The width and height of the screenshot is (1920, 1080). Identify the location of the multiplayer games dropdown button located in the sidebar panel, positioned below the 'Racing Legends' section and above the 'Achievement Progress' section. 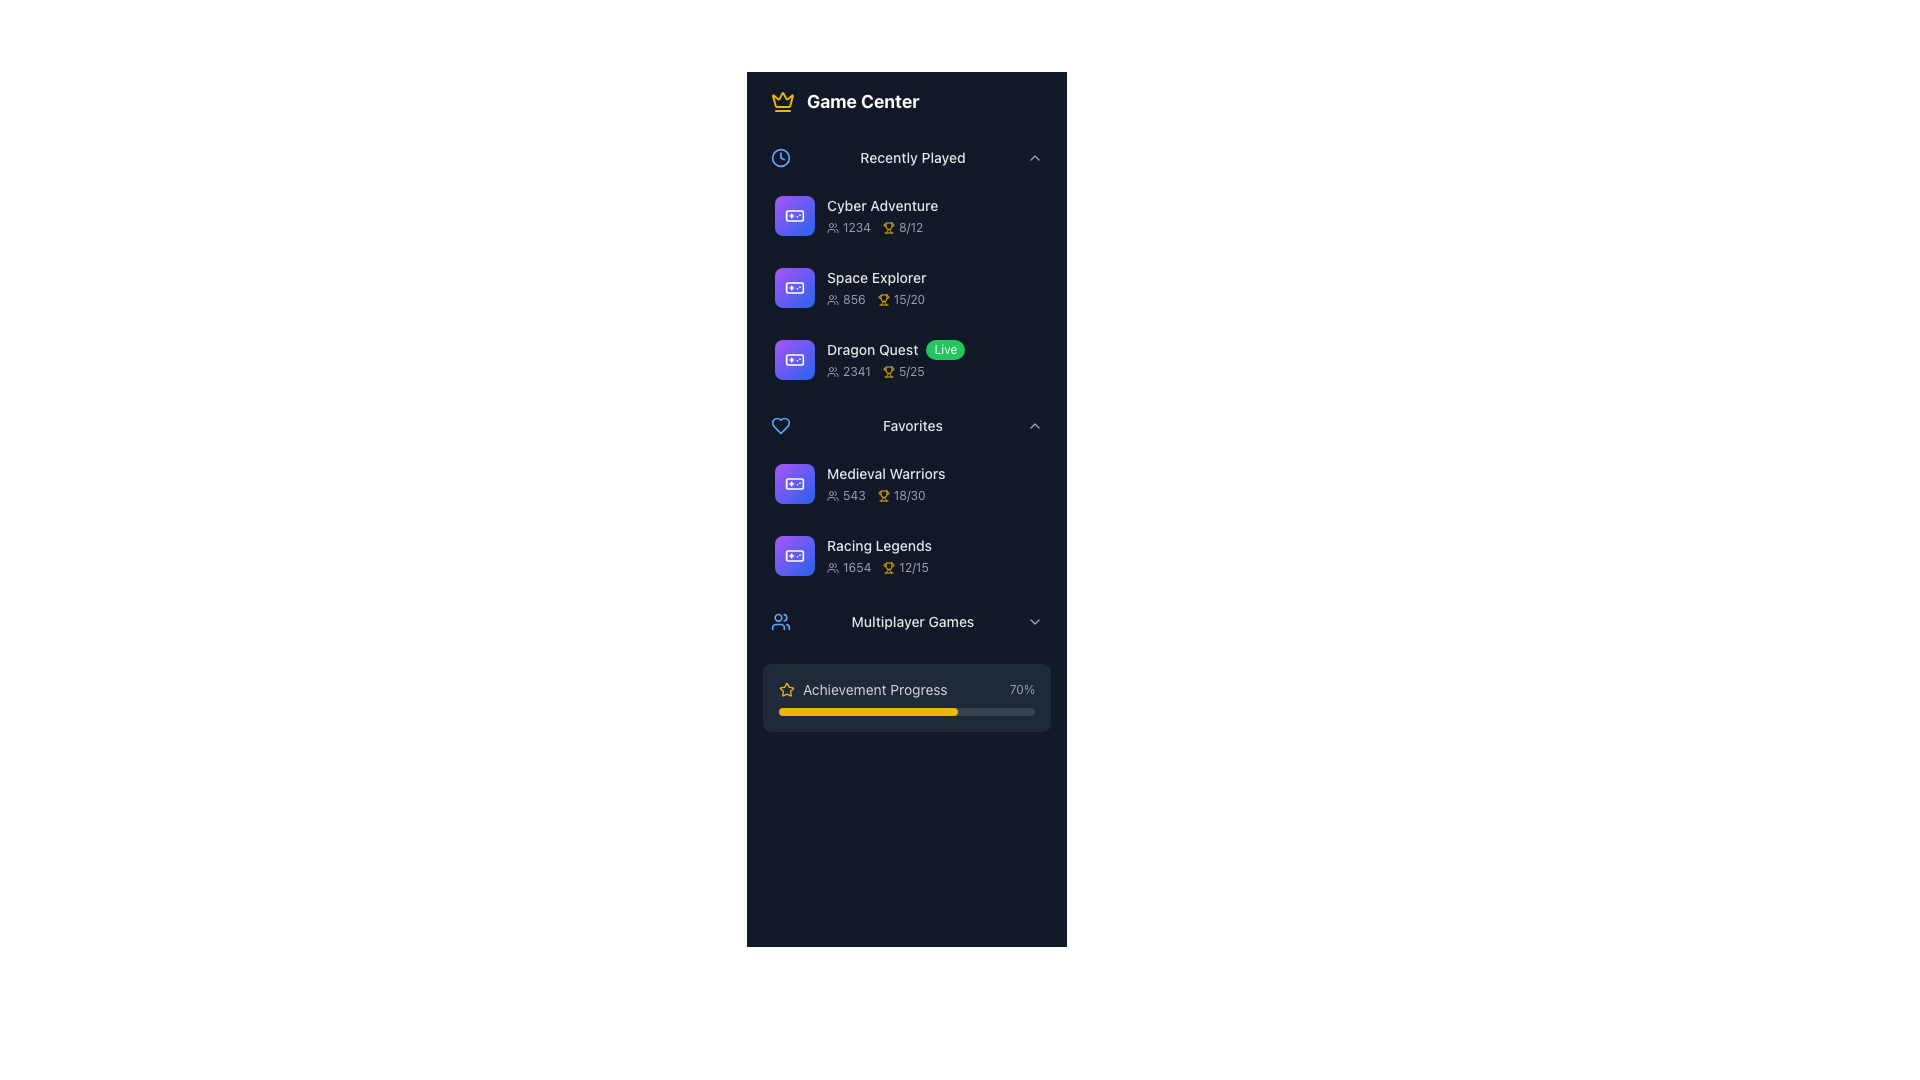
(906, 620).